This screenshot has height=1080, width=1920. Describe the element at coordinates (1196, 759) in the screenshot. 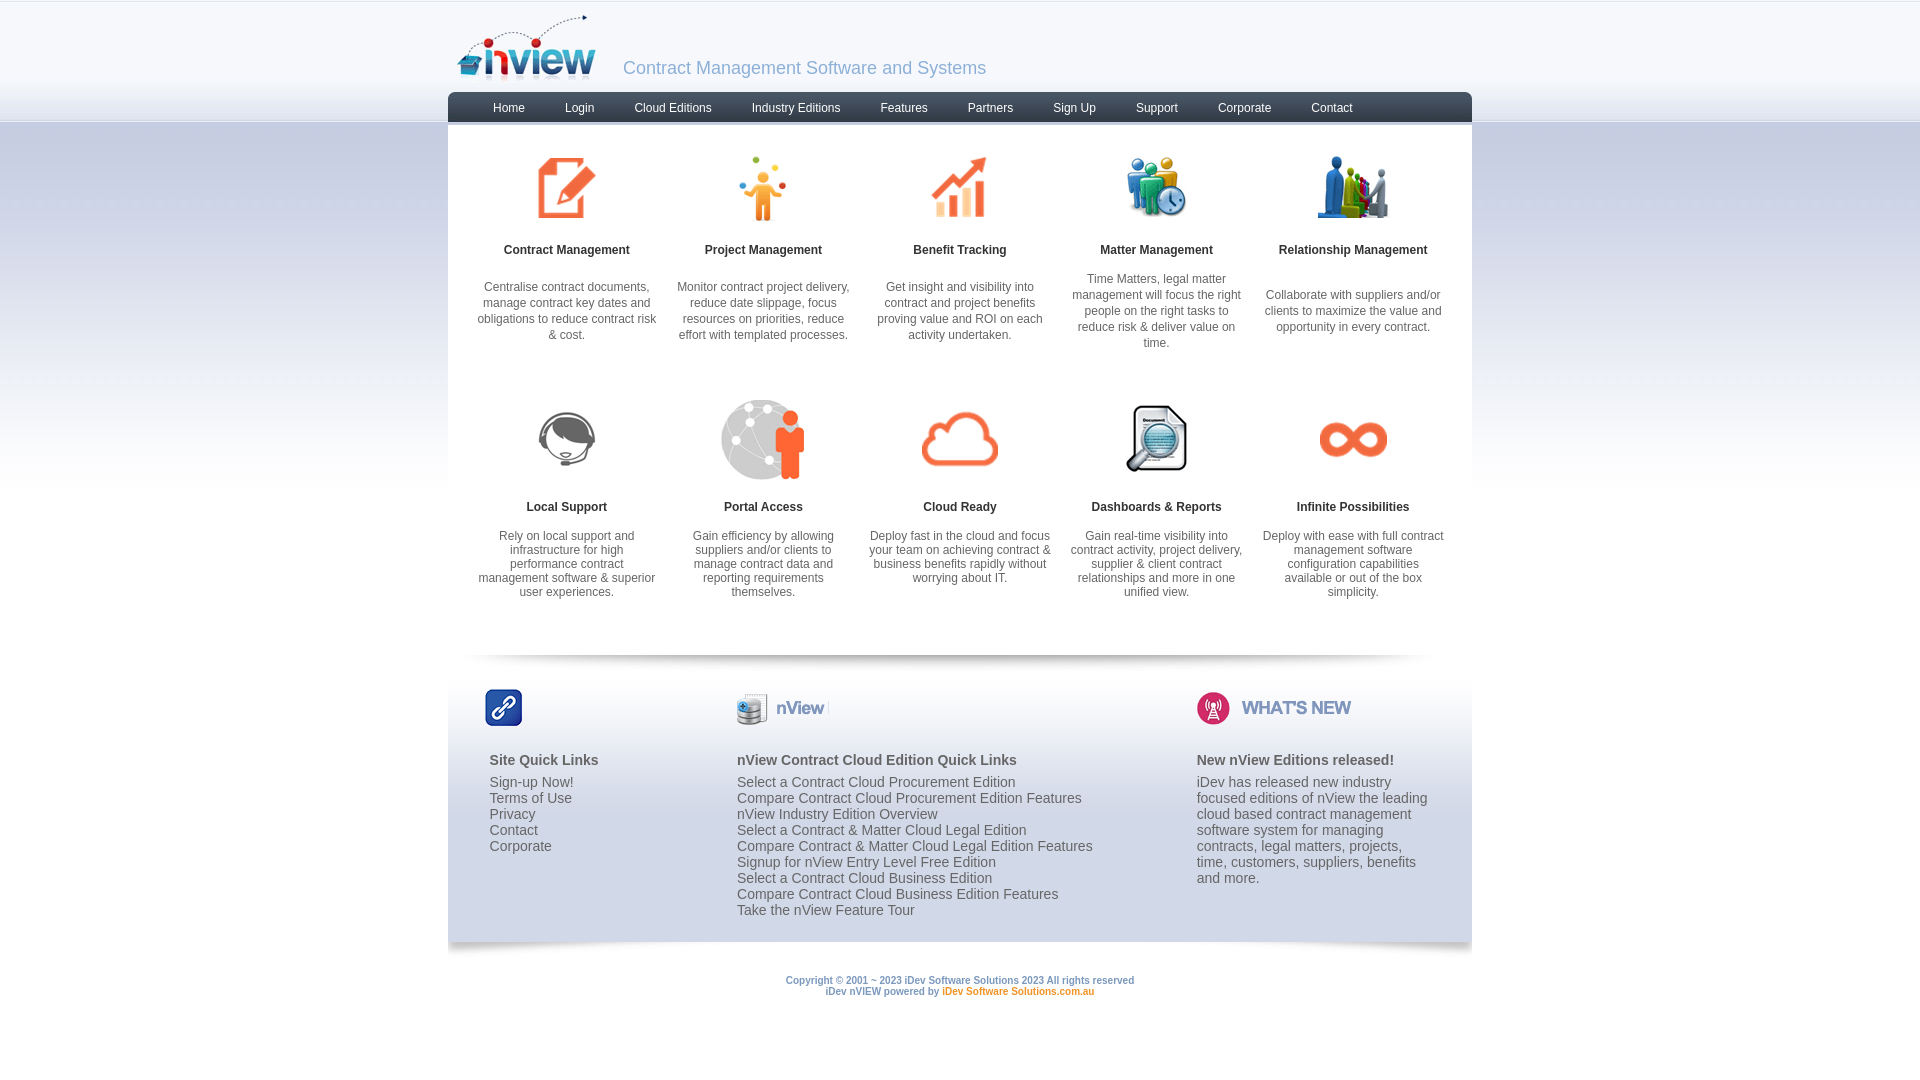

I see `'New nView Editions released!'` at that location.